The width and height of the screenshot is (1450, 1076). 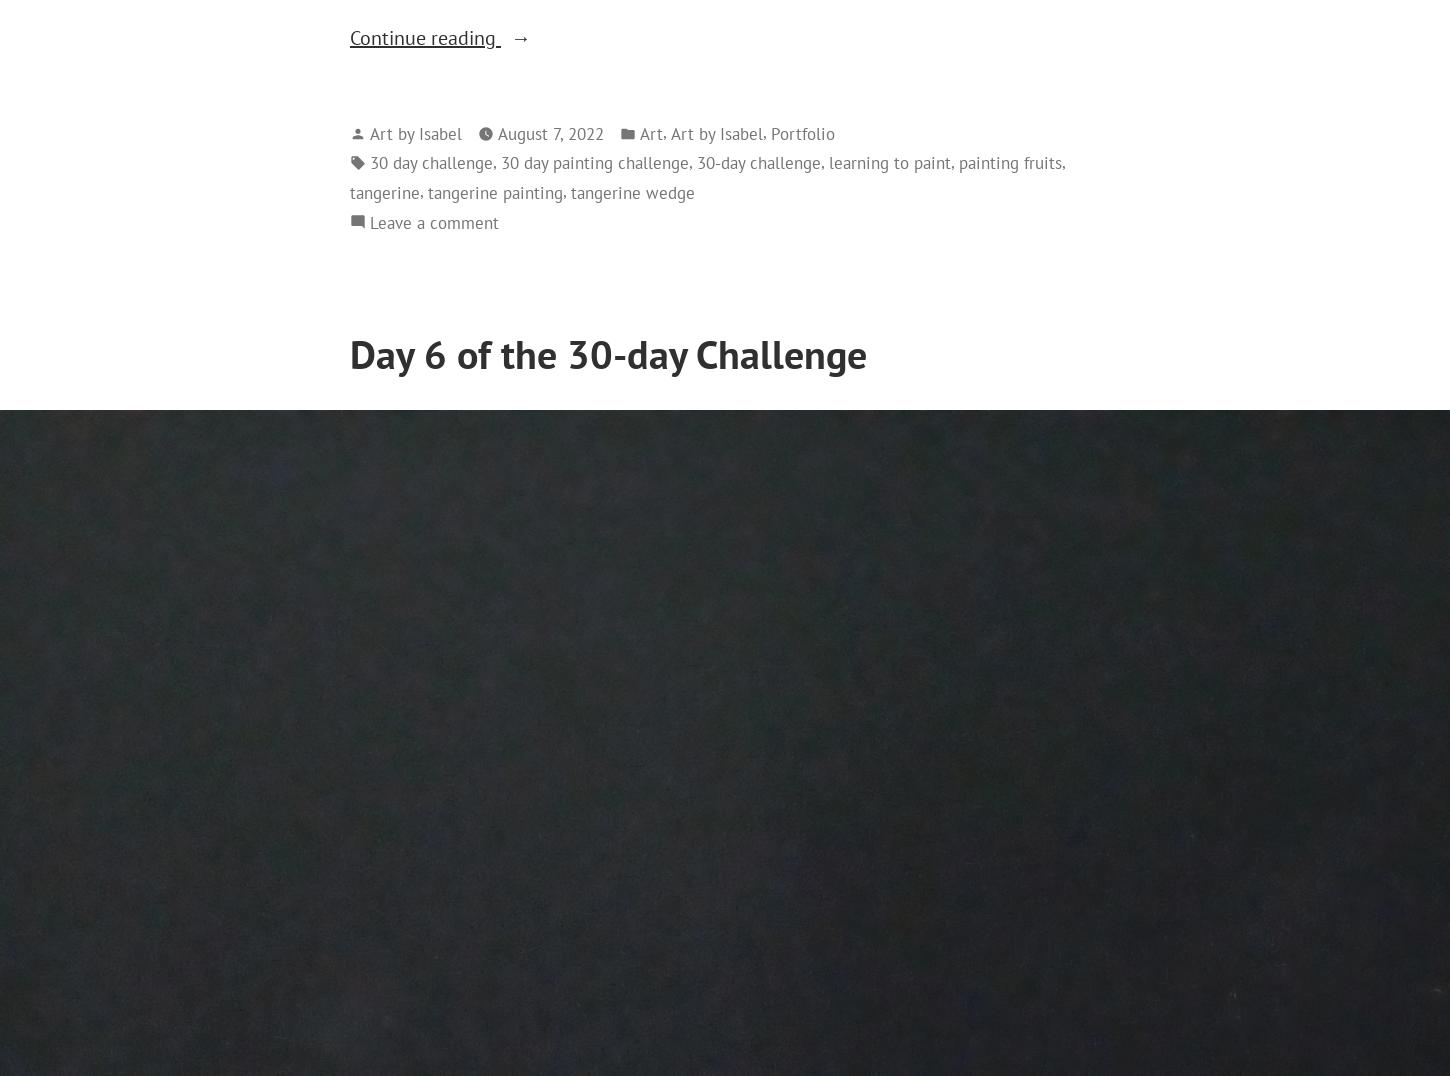 What do you see at coordinates (551, 131) in the screenshot?
I see `'August 7, 2022'` at bounding box center [551, 131].